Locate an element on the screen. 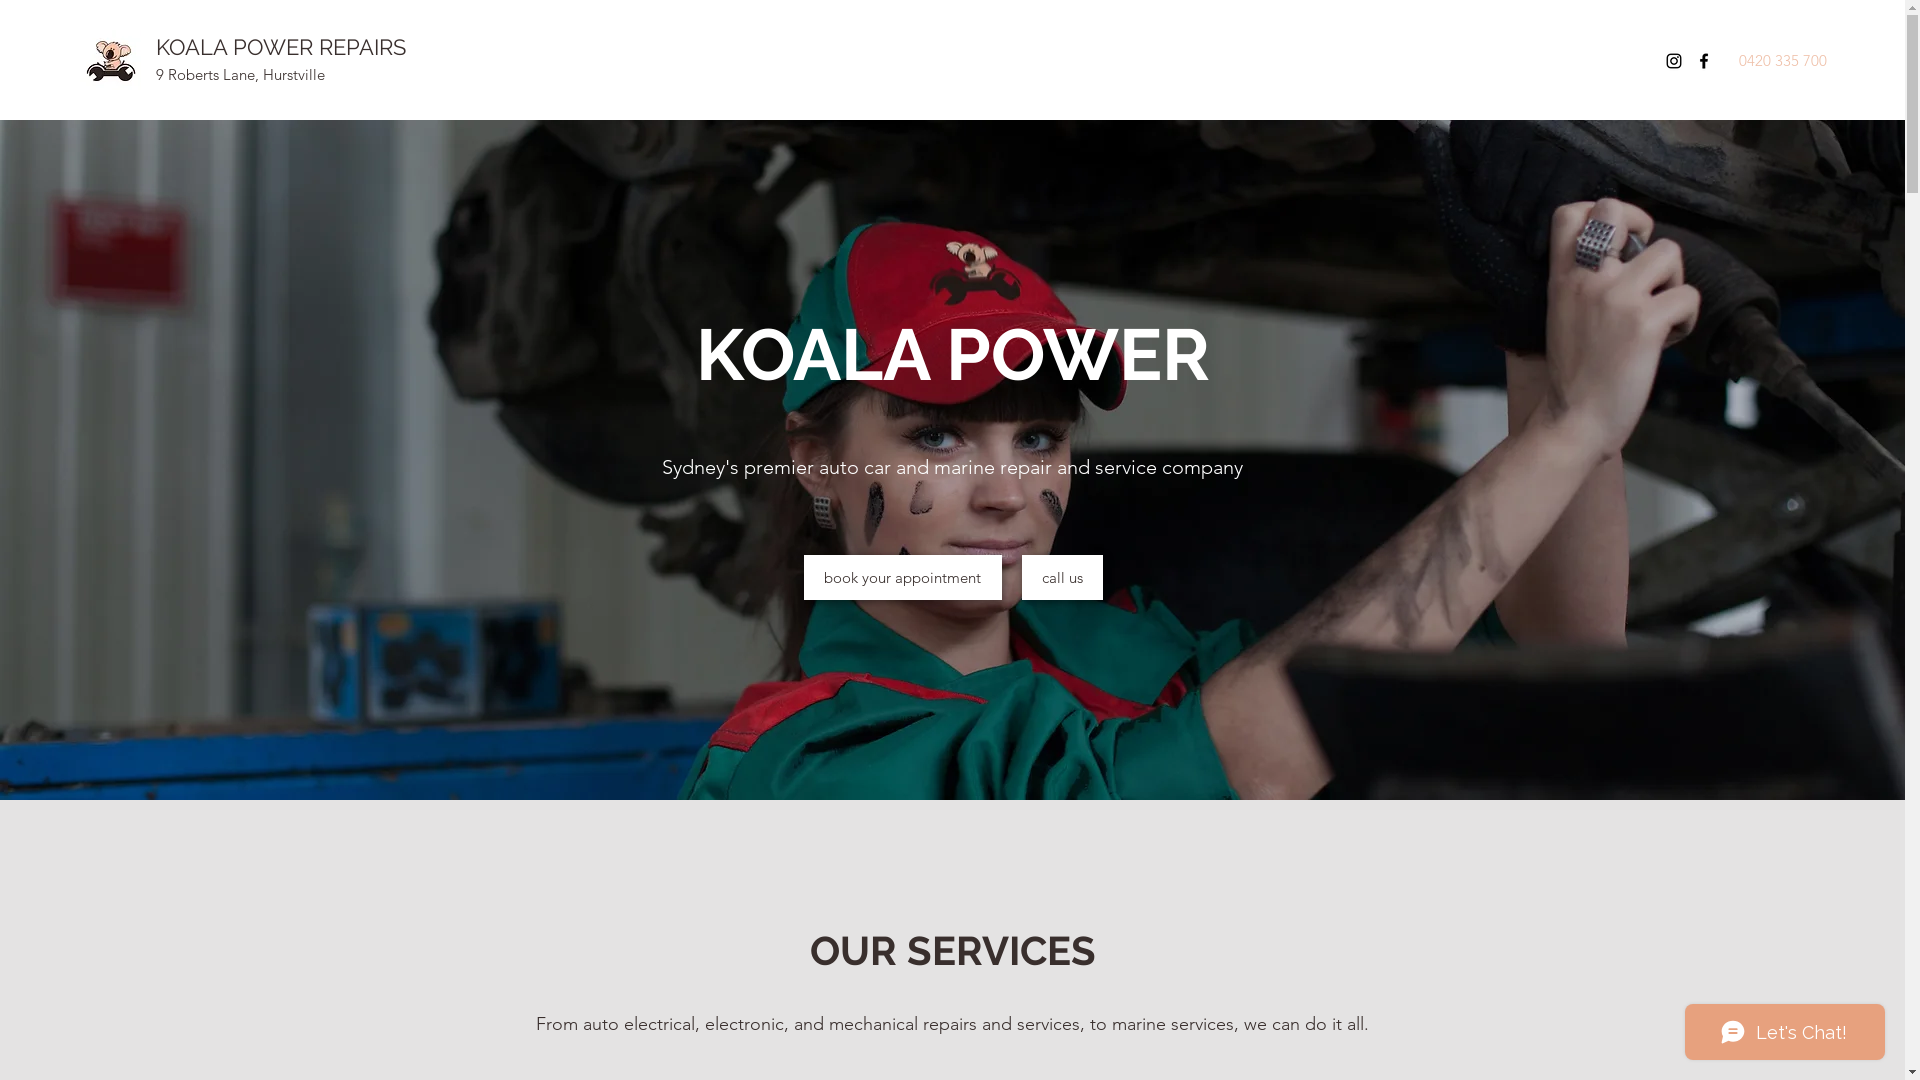 This screenshot has height=1080, width=1920. 'call us' is located at coordinates (1061, 577).